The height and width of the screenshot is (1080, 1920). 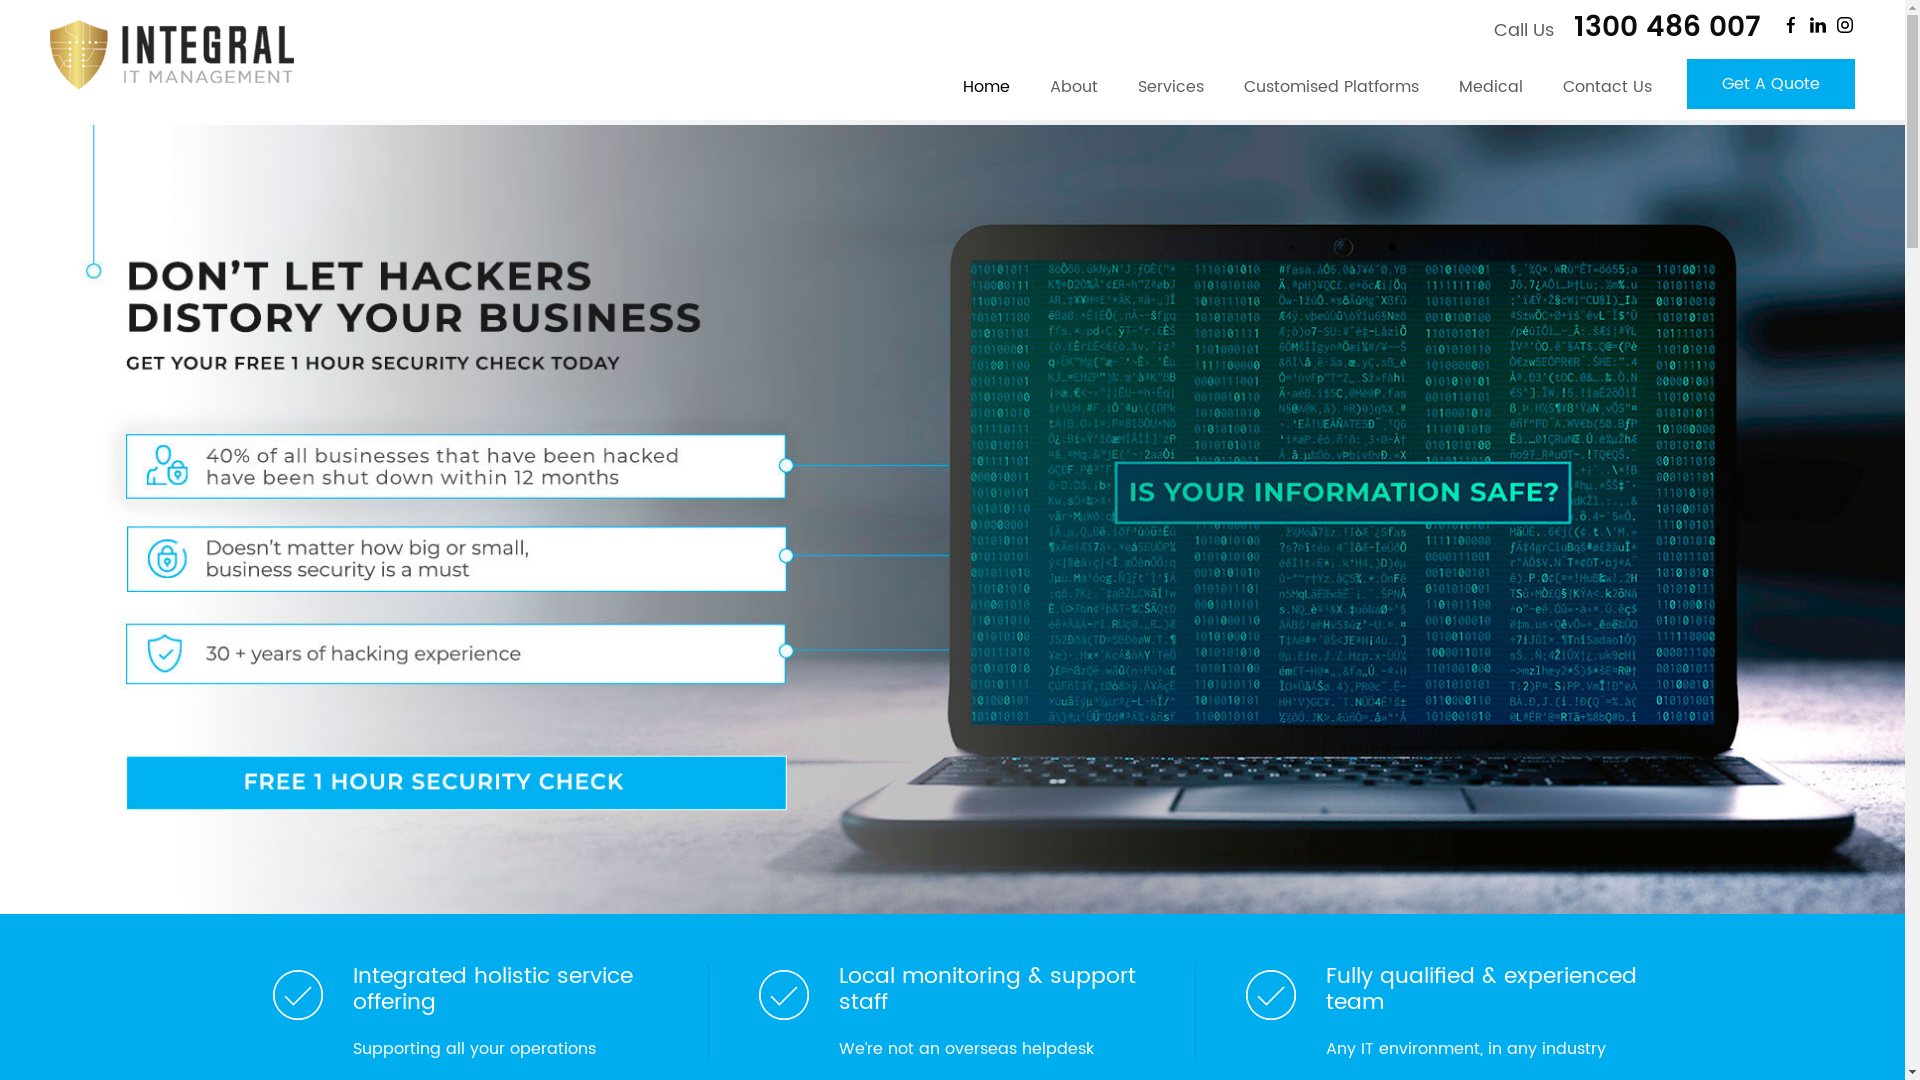 What do you see at coordinates (941, 92) in the screenshot?
I see `'Home'` at bounding box center [941, 92].